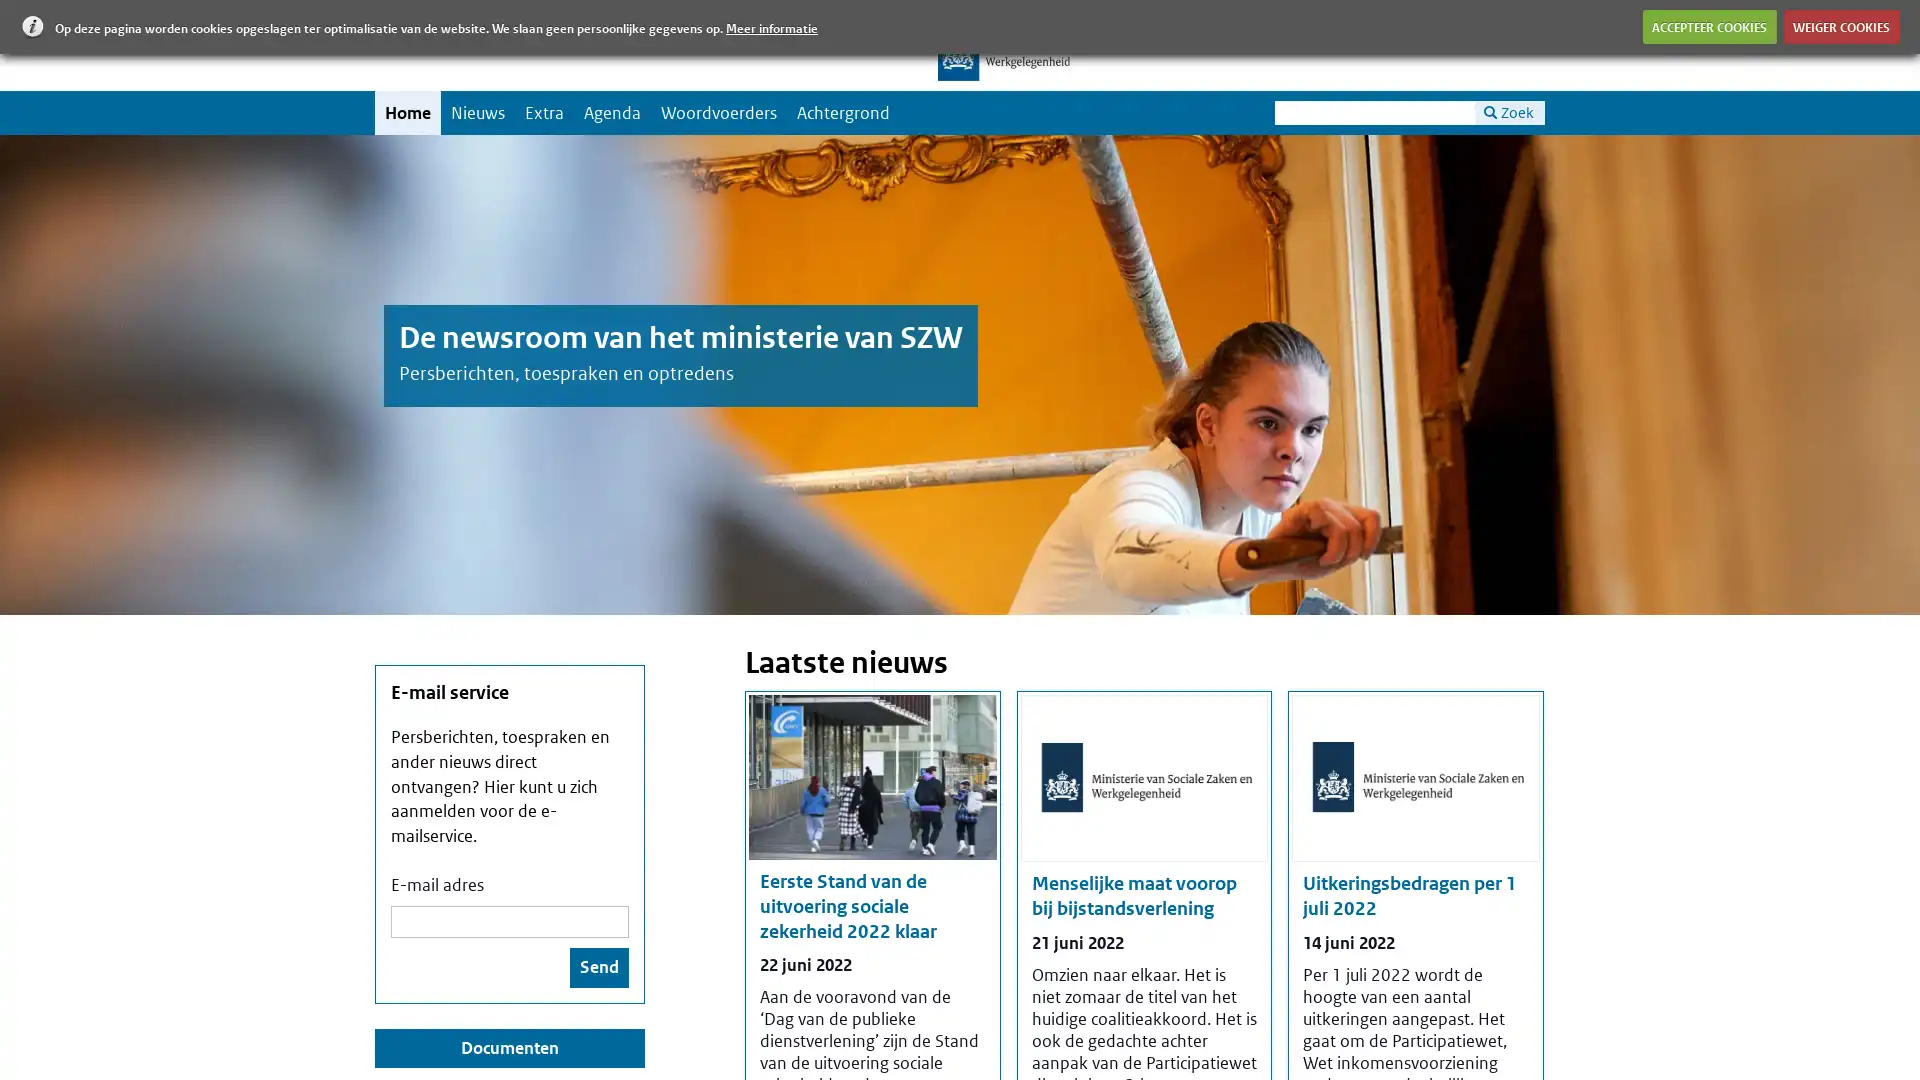 This screenshot has height=1080, width=1920. What do you see at coordinates (1510, 111) in the screenshot?
I see `Zoek` at bounding box center [1510, 111].